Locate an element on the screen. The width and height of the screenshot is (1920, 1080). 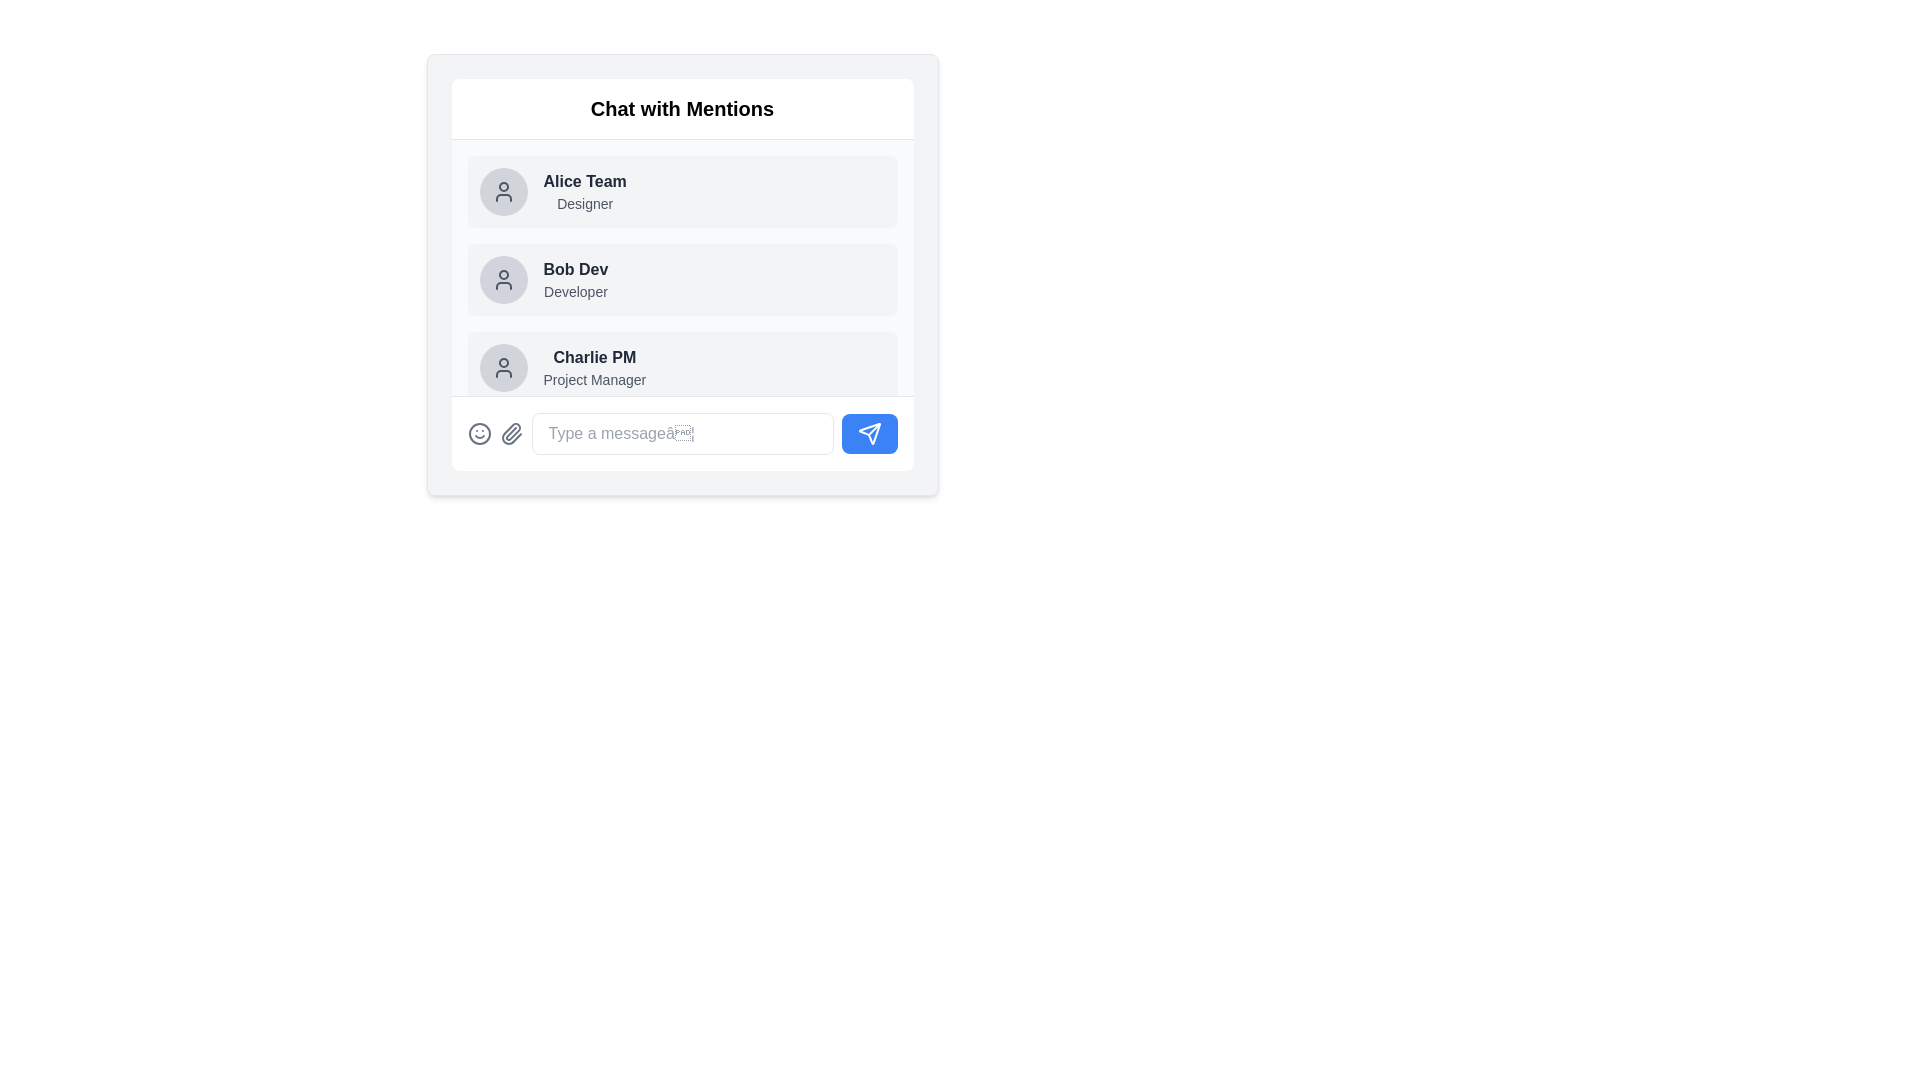
the user avatar placeholder located to the left of the name and role text 'Alice Team' and 'Designer' in the first user card of the chat interface is located at coordinates (503, 192).